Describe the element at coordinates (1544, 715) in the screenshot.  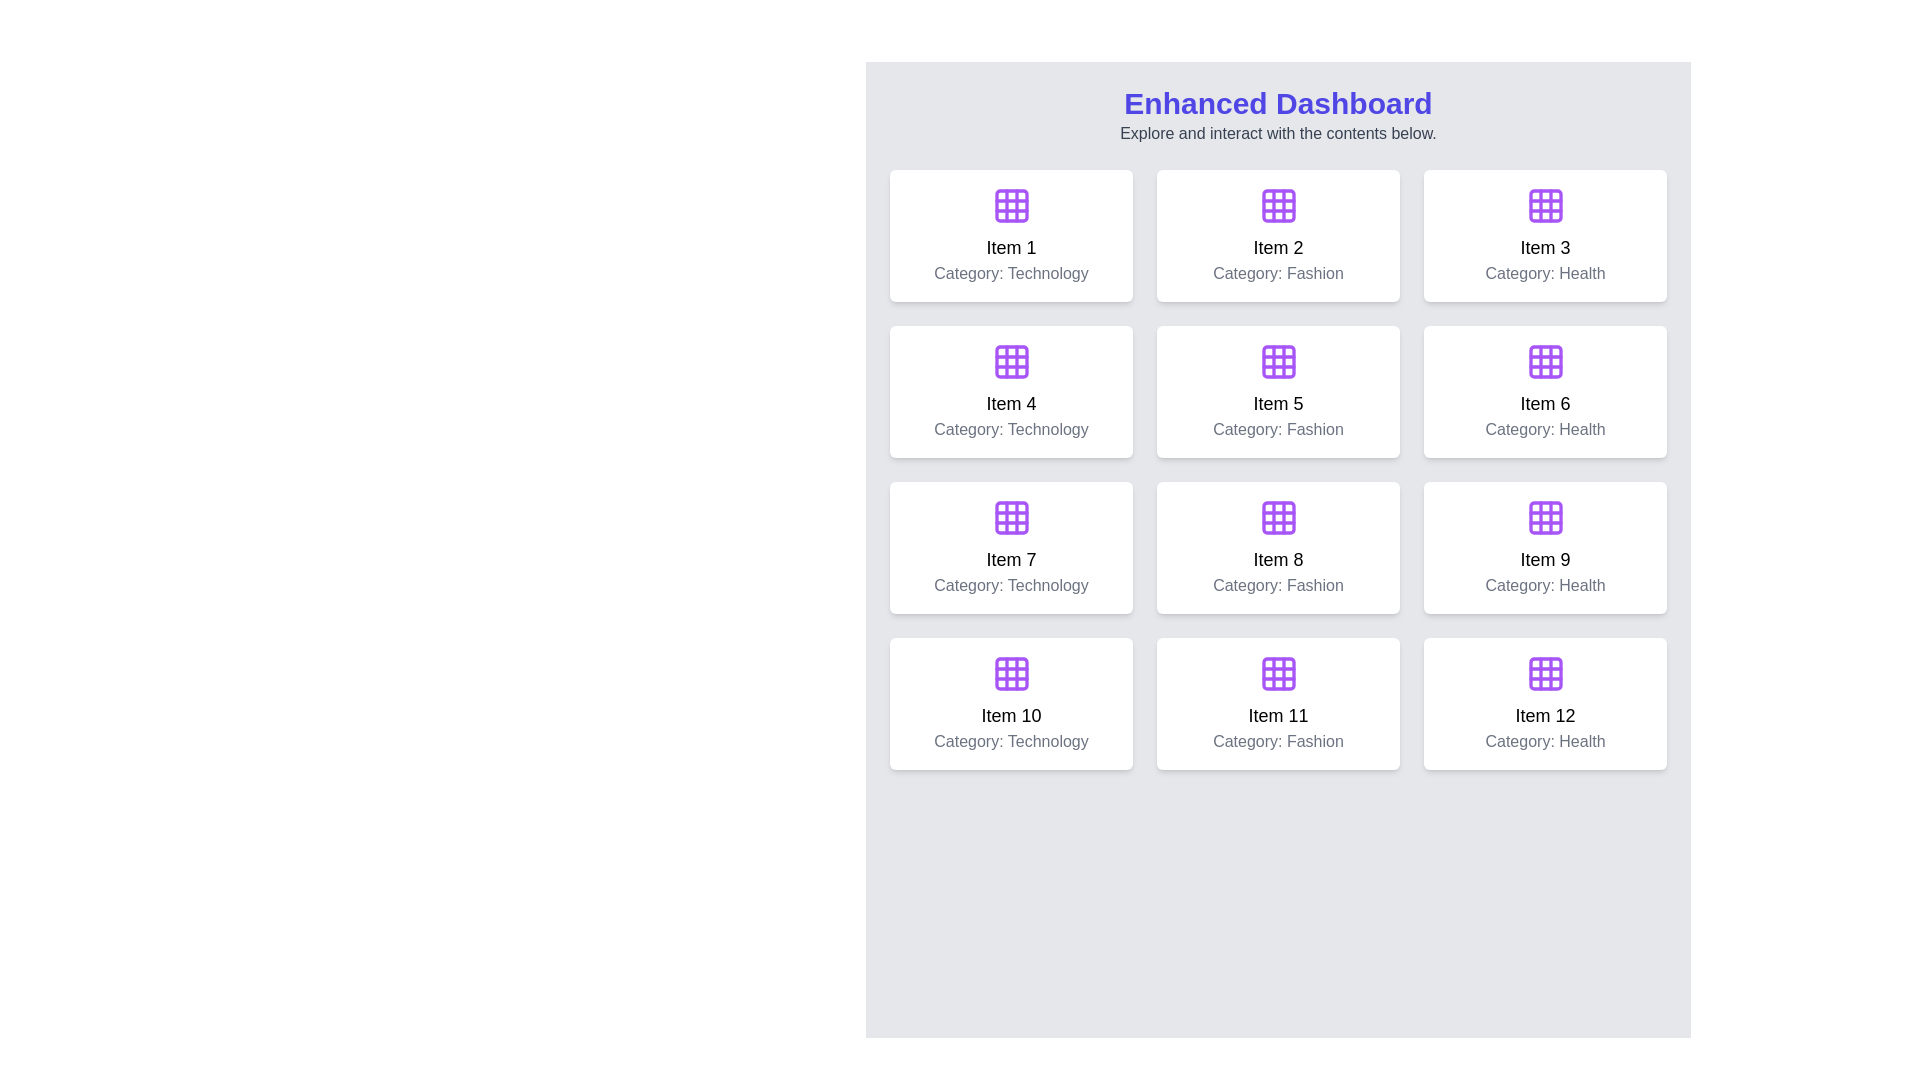
I see `the static text label displaying 'Item 12', which is part of a white rounded card located at the bottom right of the grid layout on the dashboard` at that location.